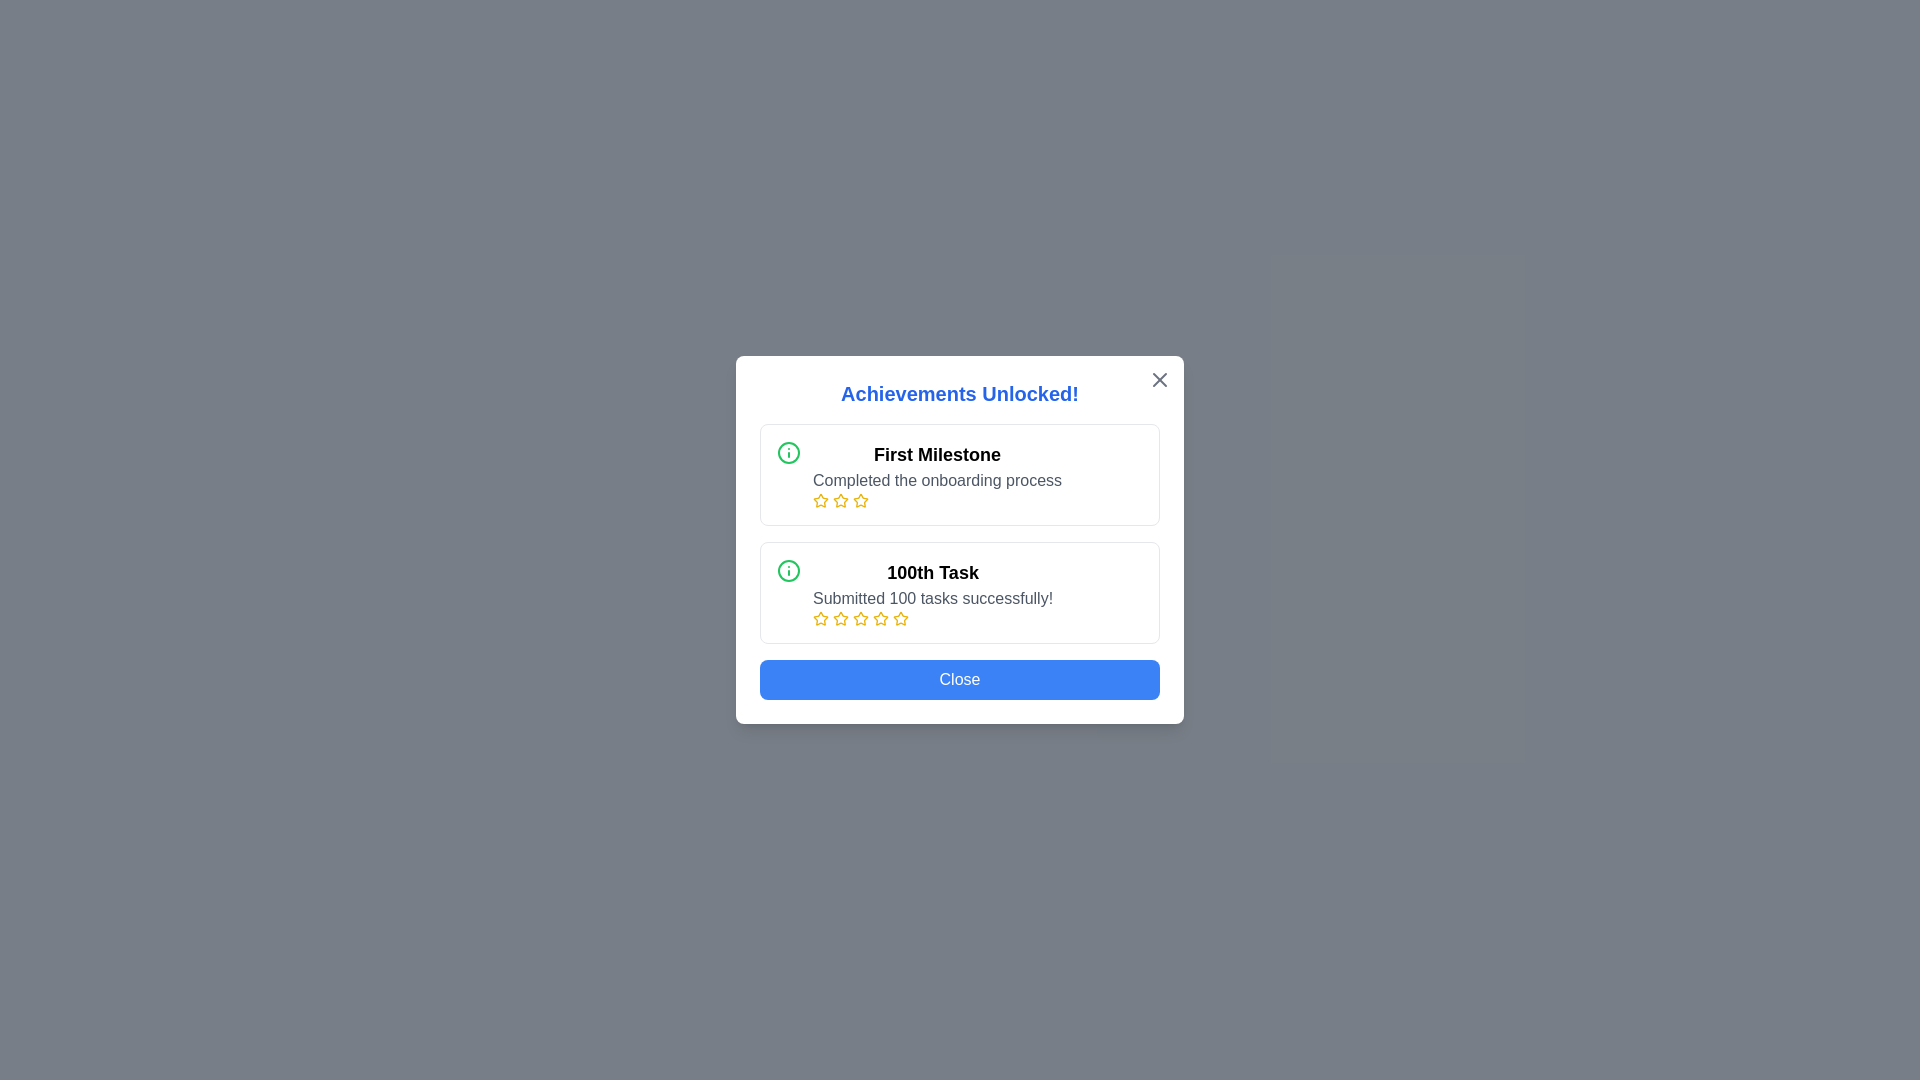  What do you see at coordinates (860, 499) in the screenshot?
I see `the second star-shaped icon, which is yellow and represents a rating or achievement, located underneath the text 'First Milestone'` at bounding box center [860, 499].